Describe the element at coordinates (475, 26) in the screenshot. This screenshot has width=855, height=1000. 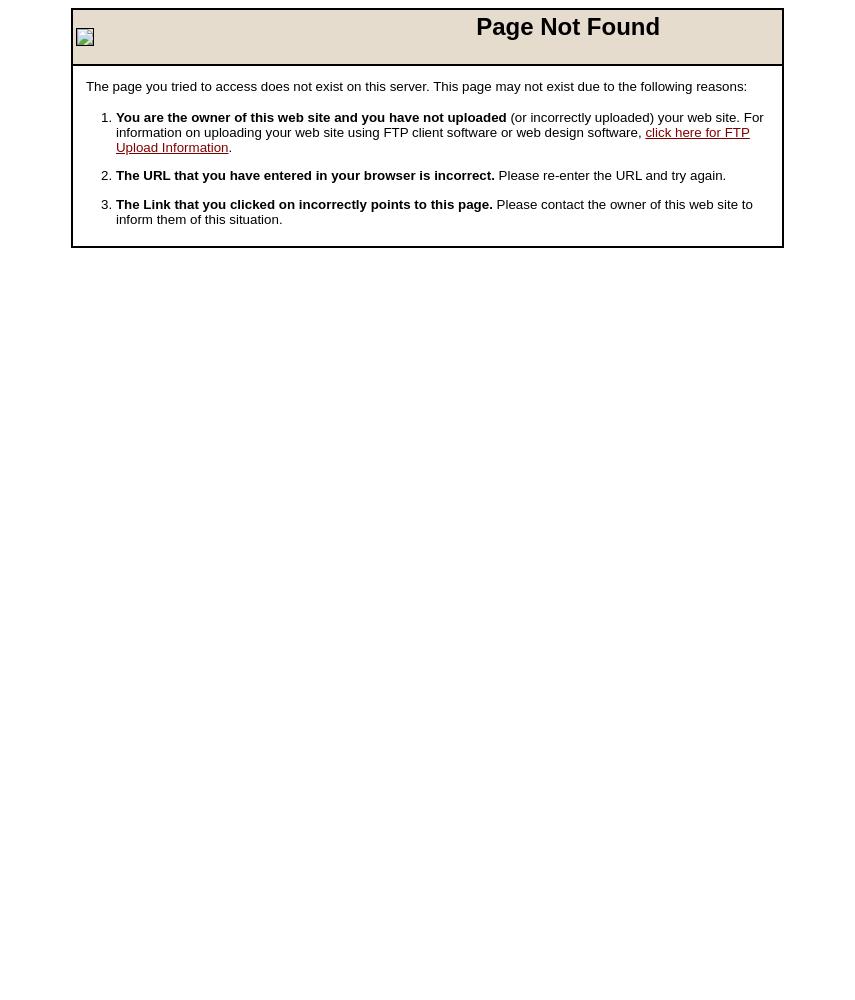
I see `'Page Not Found'` at that location.